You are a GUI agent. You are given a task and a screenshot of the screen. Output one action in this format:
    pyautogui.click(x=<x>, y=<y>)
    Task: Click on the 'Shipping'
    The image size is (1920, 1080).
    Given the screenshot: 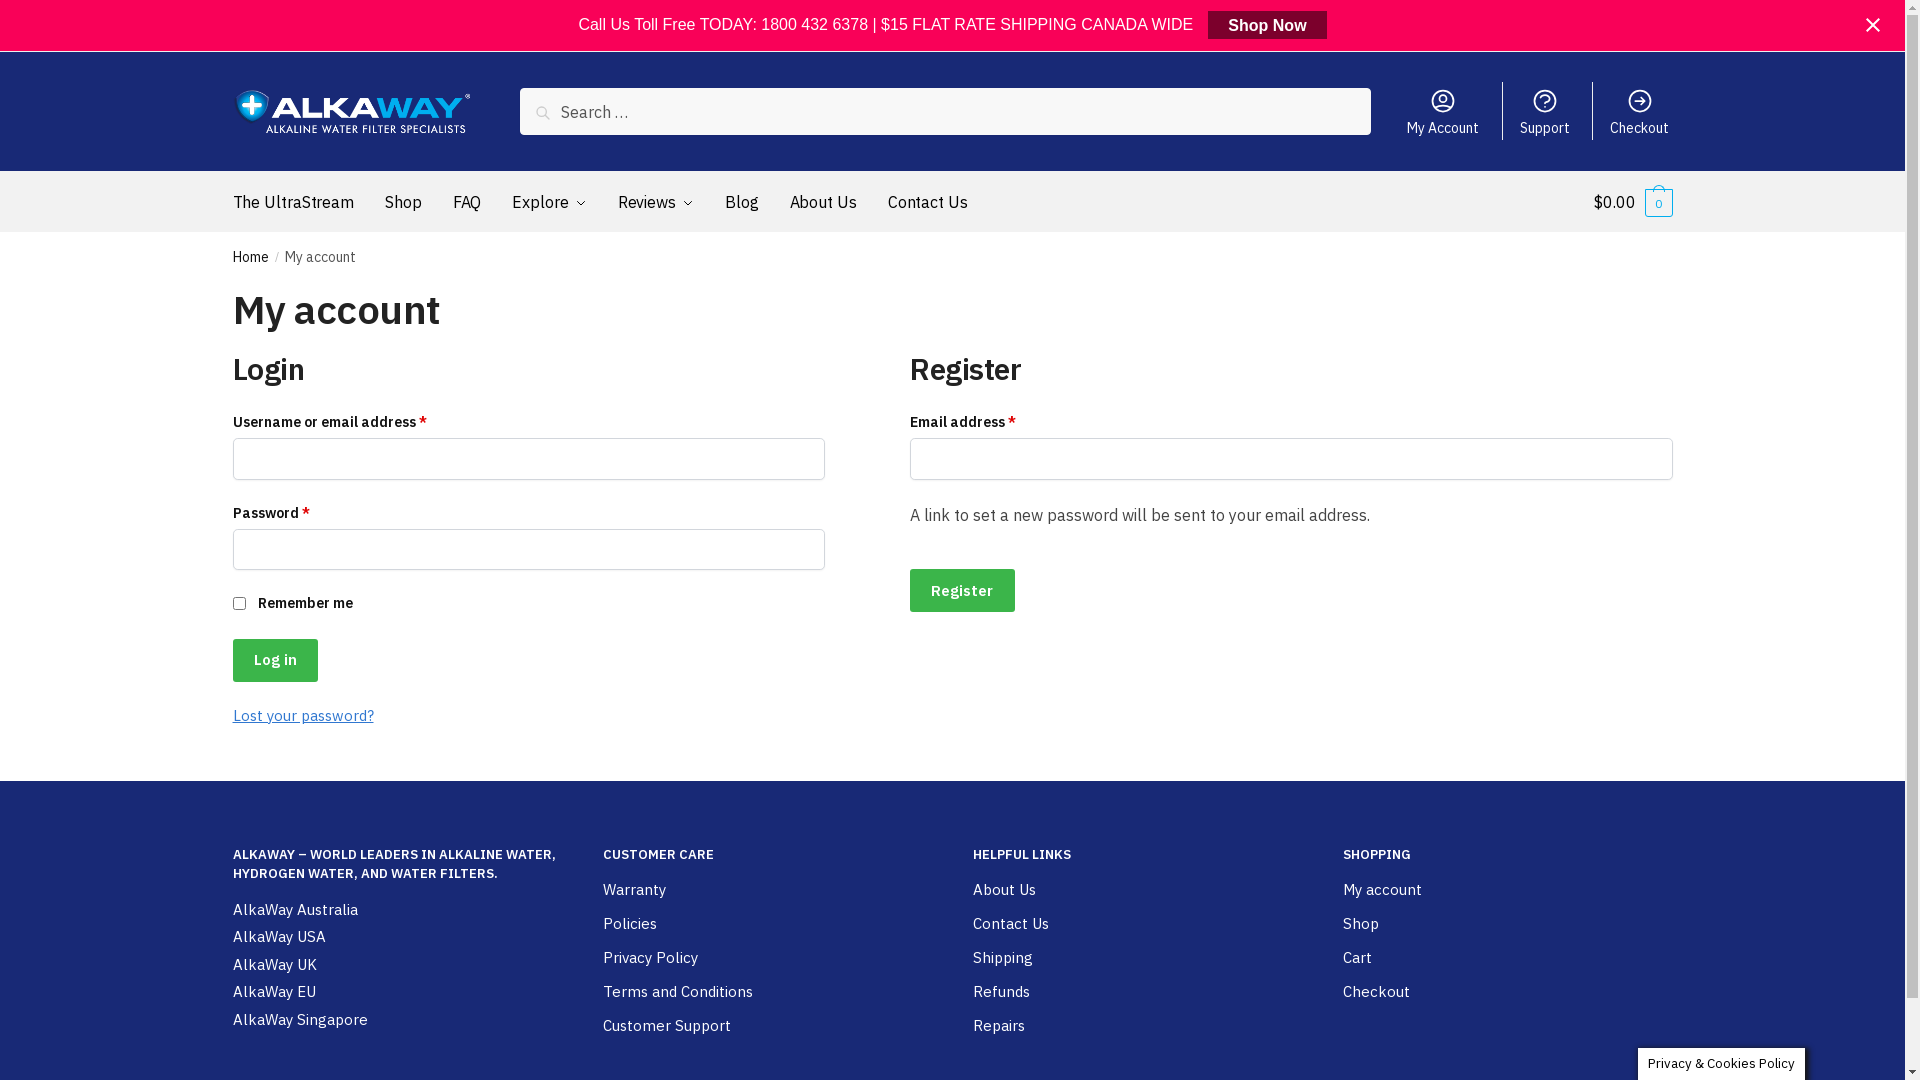 What is the action you would take?
    pyautogui.click(x=1002, y=957)
    